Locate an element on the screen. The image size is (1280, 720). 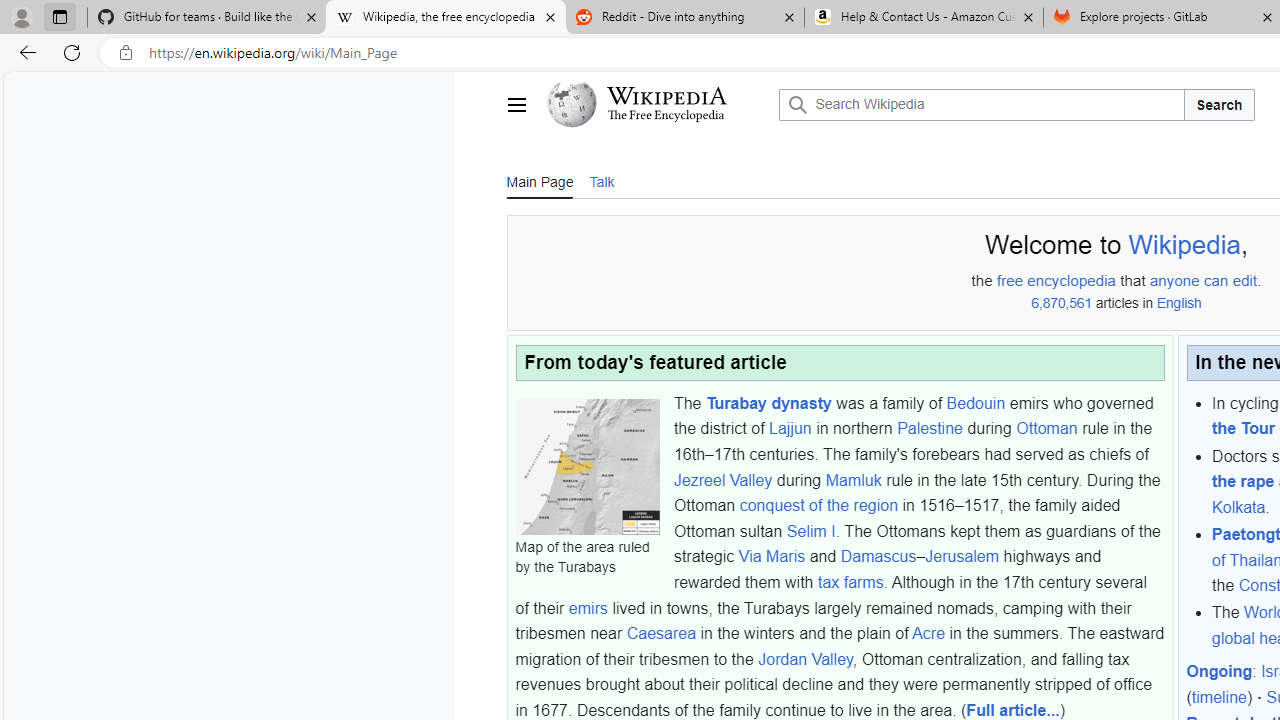
'anyone can edit' is located at coordinates (1202, 281).